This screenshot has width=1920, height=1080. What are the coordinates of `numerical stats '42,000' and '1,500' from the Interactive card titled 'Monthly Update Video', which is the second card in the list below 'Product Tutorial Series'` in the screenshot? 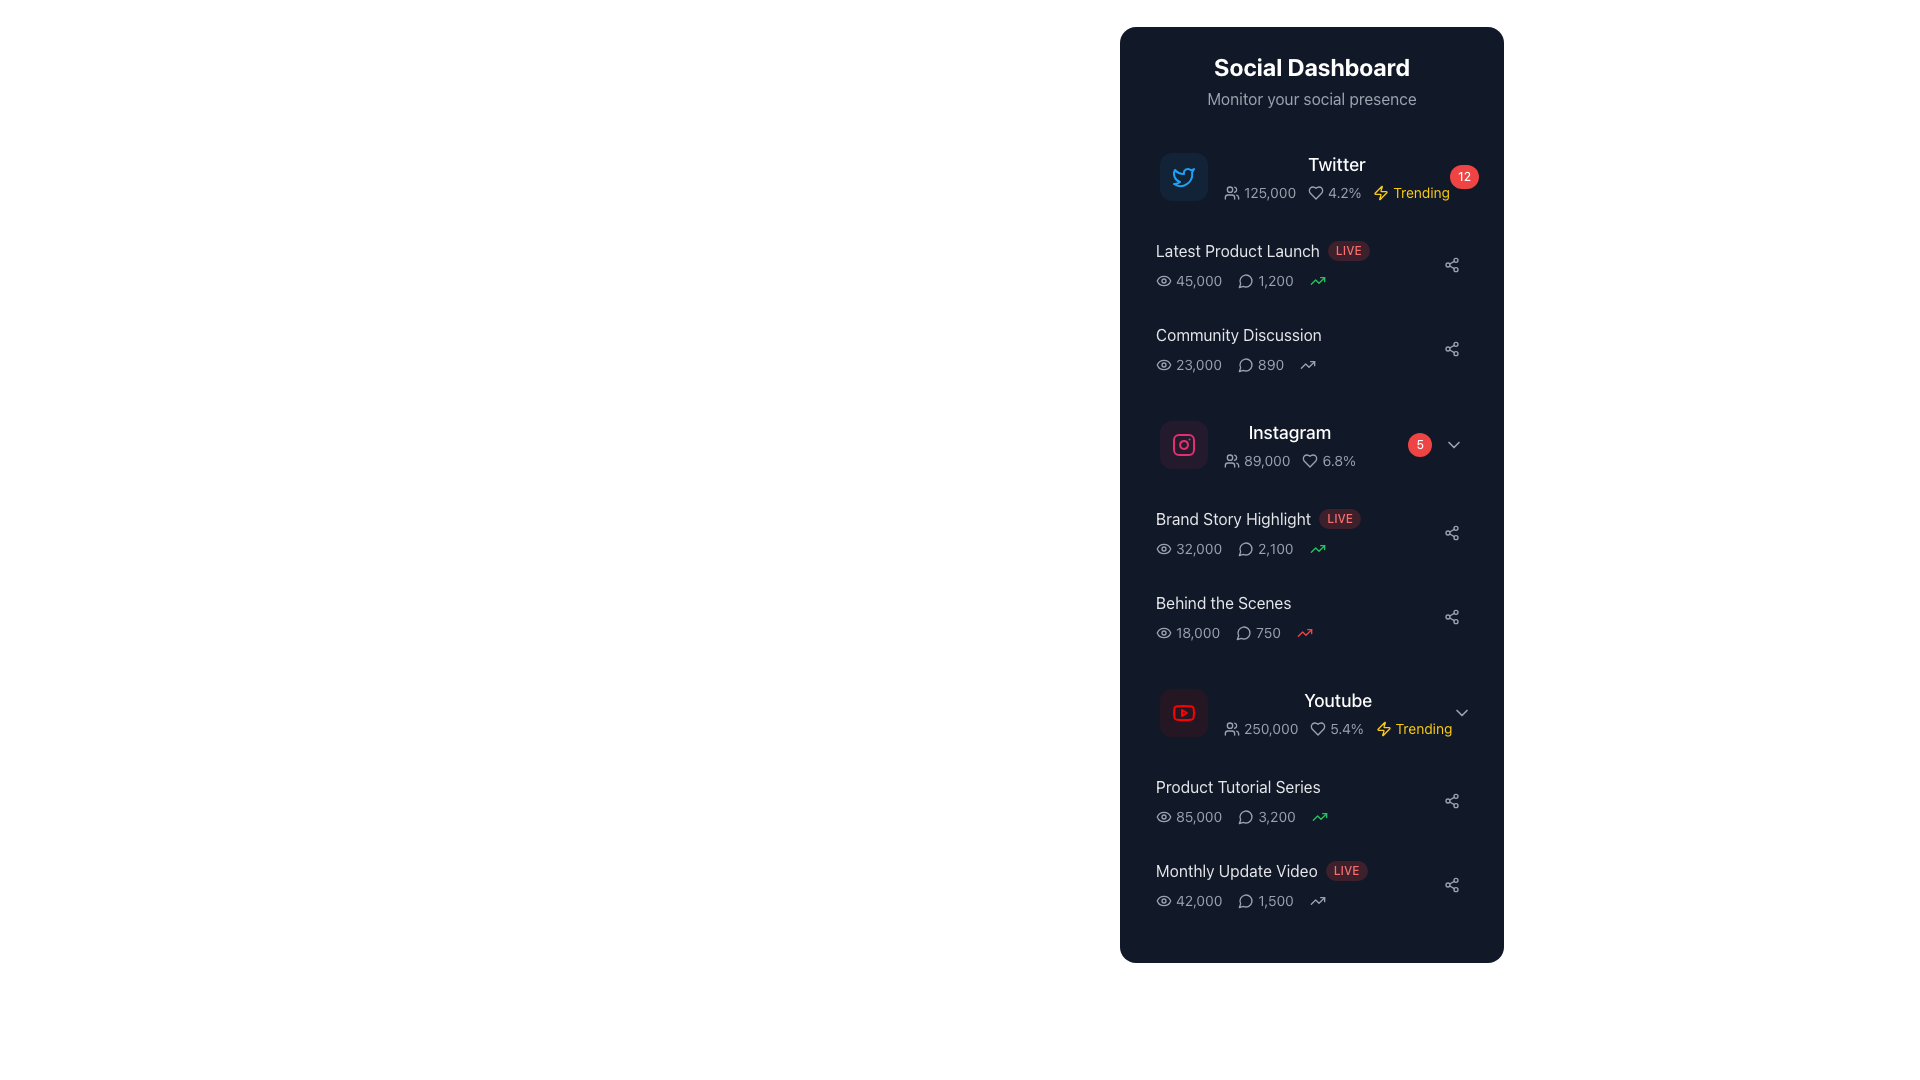 It's located at (1311, 883).